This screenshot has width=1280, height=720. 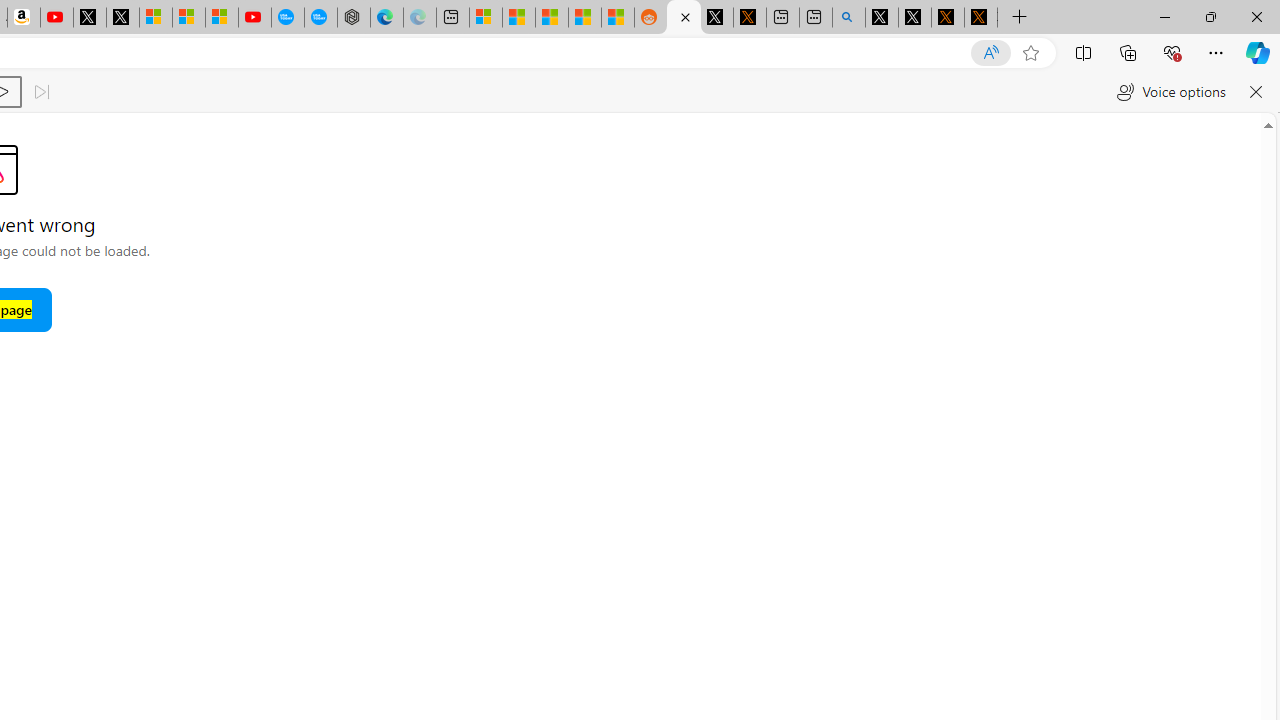 What do you see at coordinates (122, 17) in the screenshot?
I see `'X'` at bounding box center [122, 17].